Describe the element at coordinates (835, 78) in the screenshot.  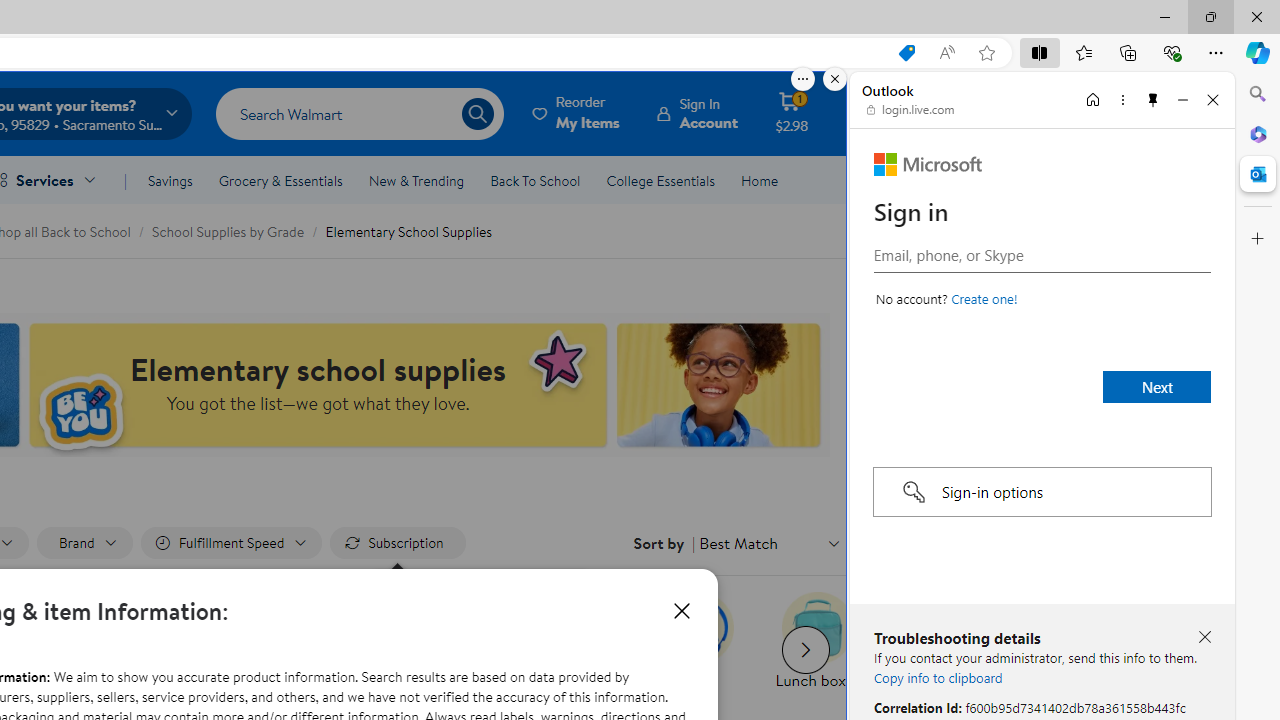
I see `'Close split screen.'` at that location.